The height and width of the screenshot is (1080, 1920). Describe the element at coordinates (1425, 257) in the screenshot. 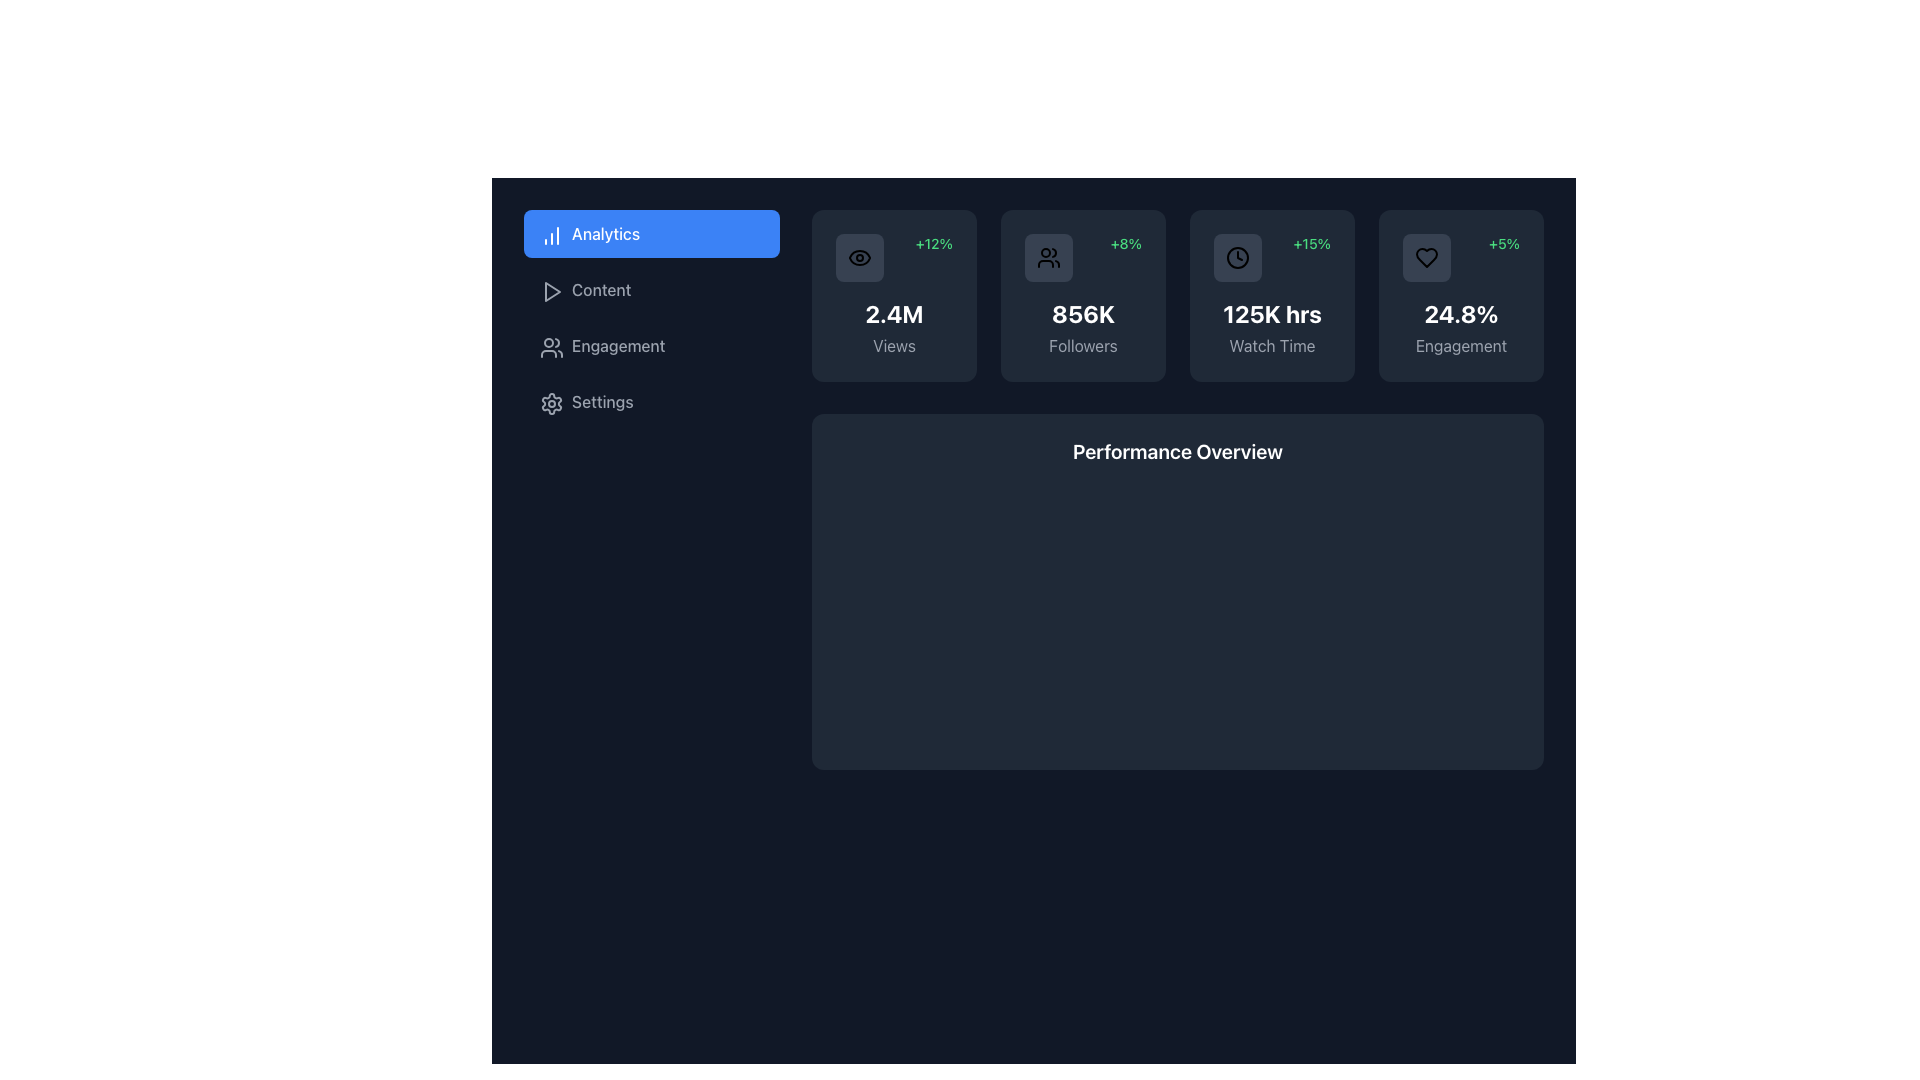

I see `the heart-shaped icon outline located in the top-right corner of the 'Engagement' card in the user interface` at that location.